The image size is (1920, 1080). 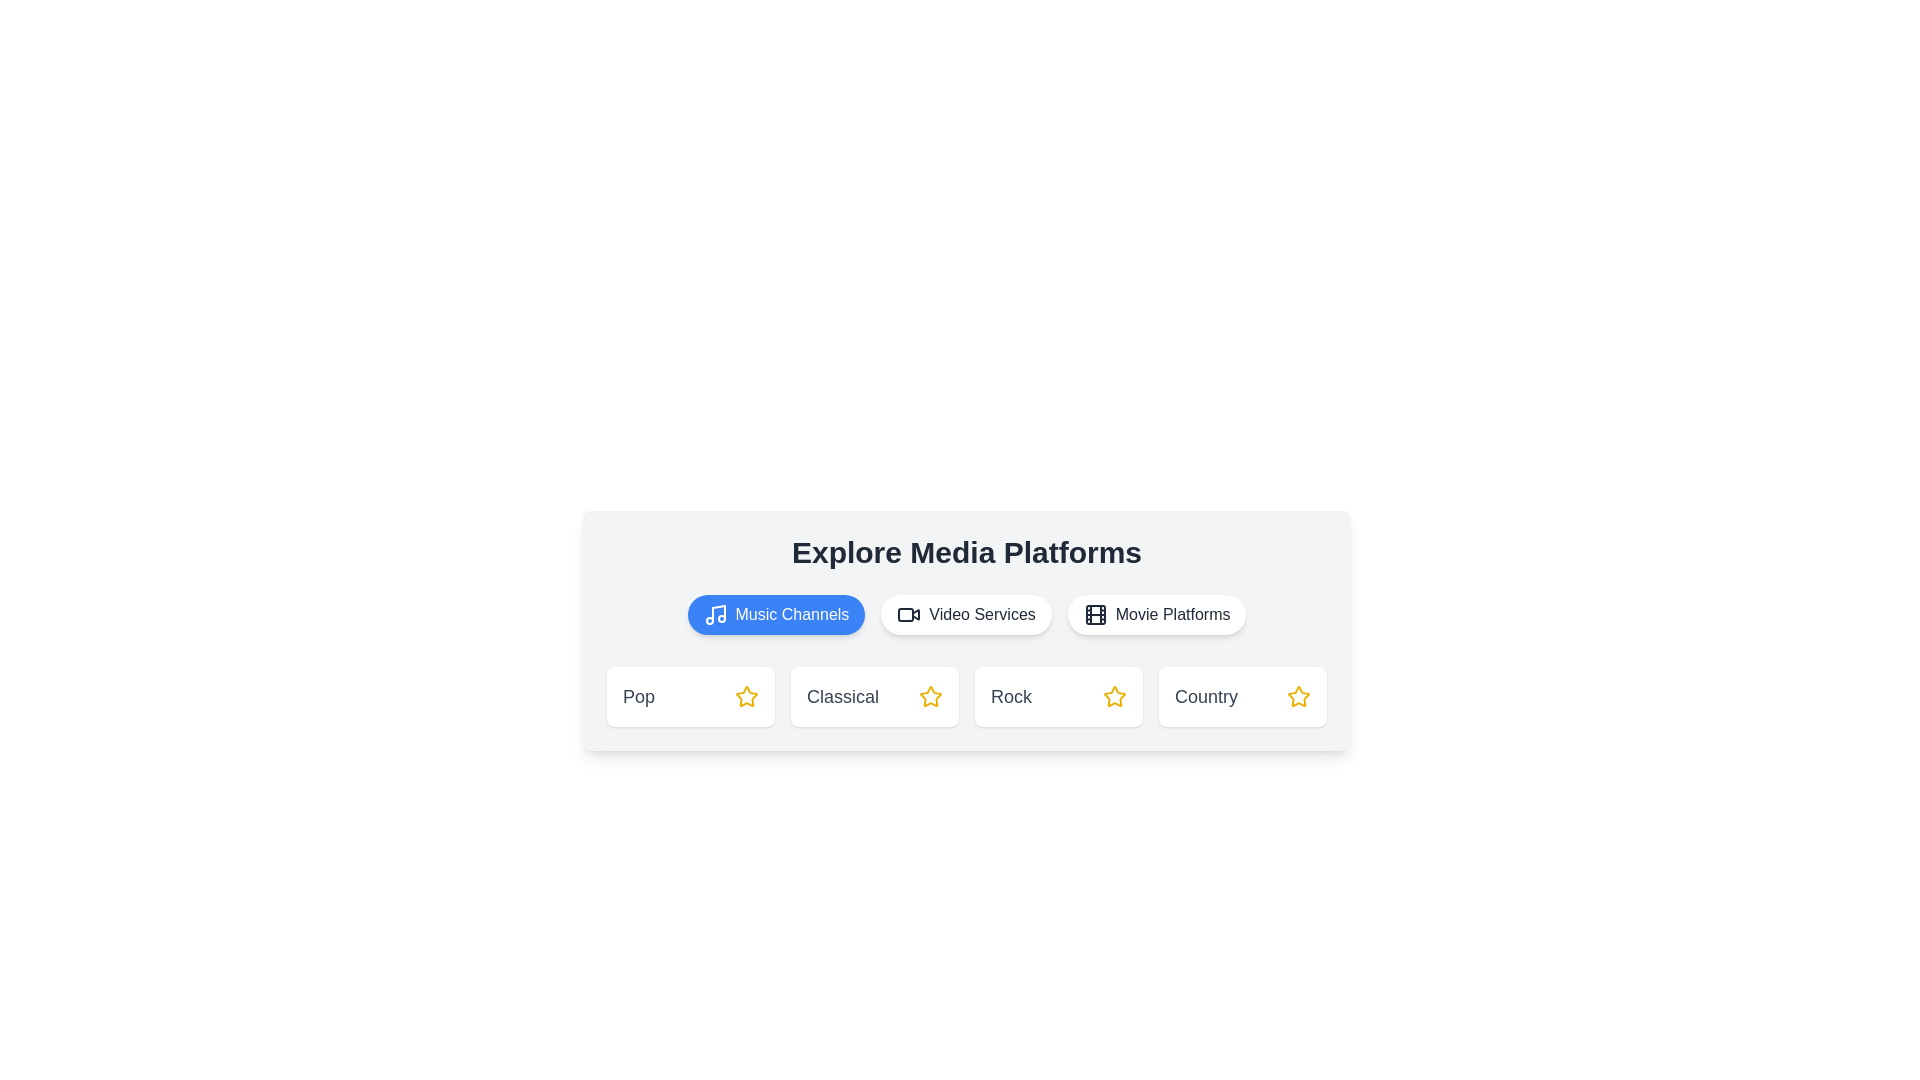 What do you see at coordinates (1297, 694) in the screenshot?
I see `the stylized star icon with a yellow stroke and hollow center located in the second row, fourth position from the left` at bounding box center [1297, 694].